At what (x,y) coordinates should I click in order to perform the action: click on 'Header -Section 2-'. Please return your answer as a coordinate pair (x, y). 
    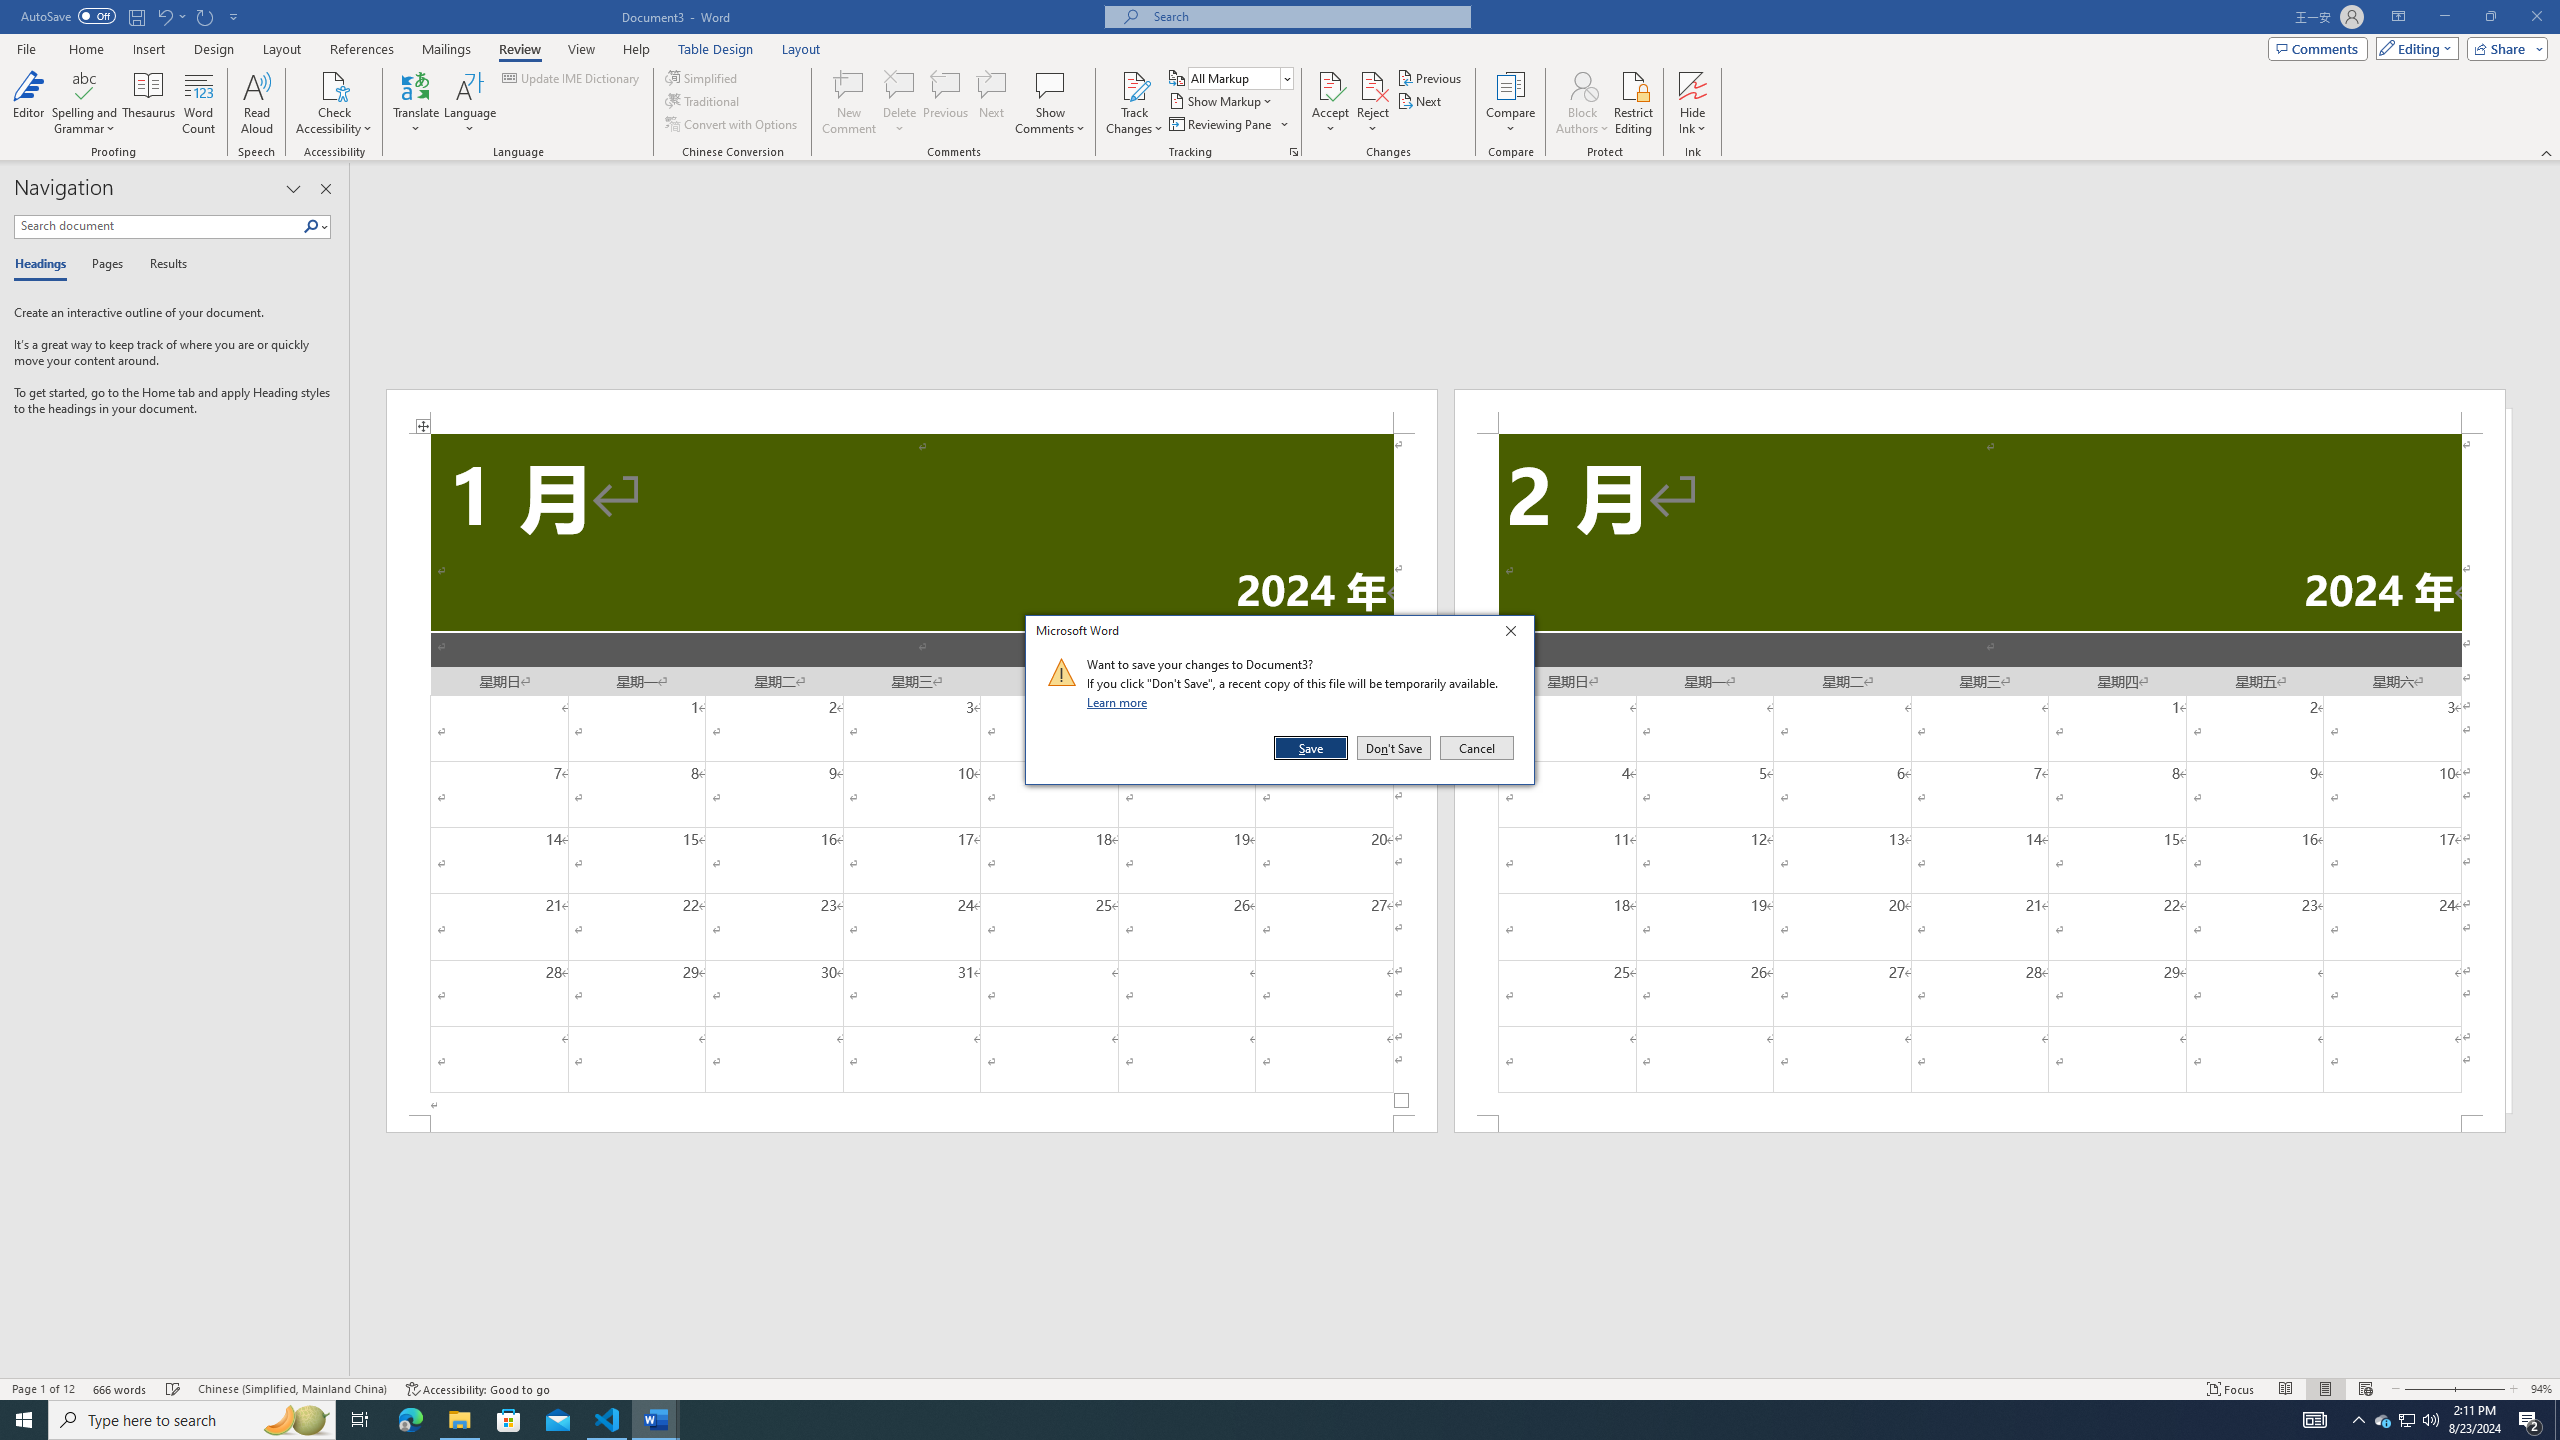
    Looking at the image, I should click on (1980, 410).